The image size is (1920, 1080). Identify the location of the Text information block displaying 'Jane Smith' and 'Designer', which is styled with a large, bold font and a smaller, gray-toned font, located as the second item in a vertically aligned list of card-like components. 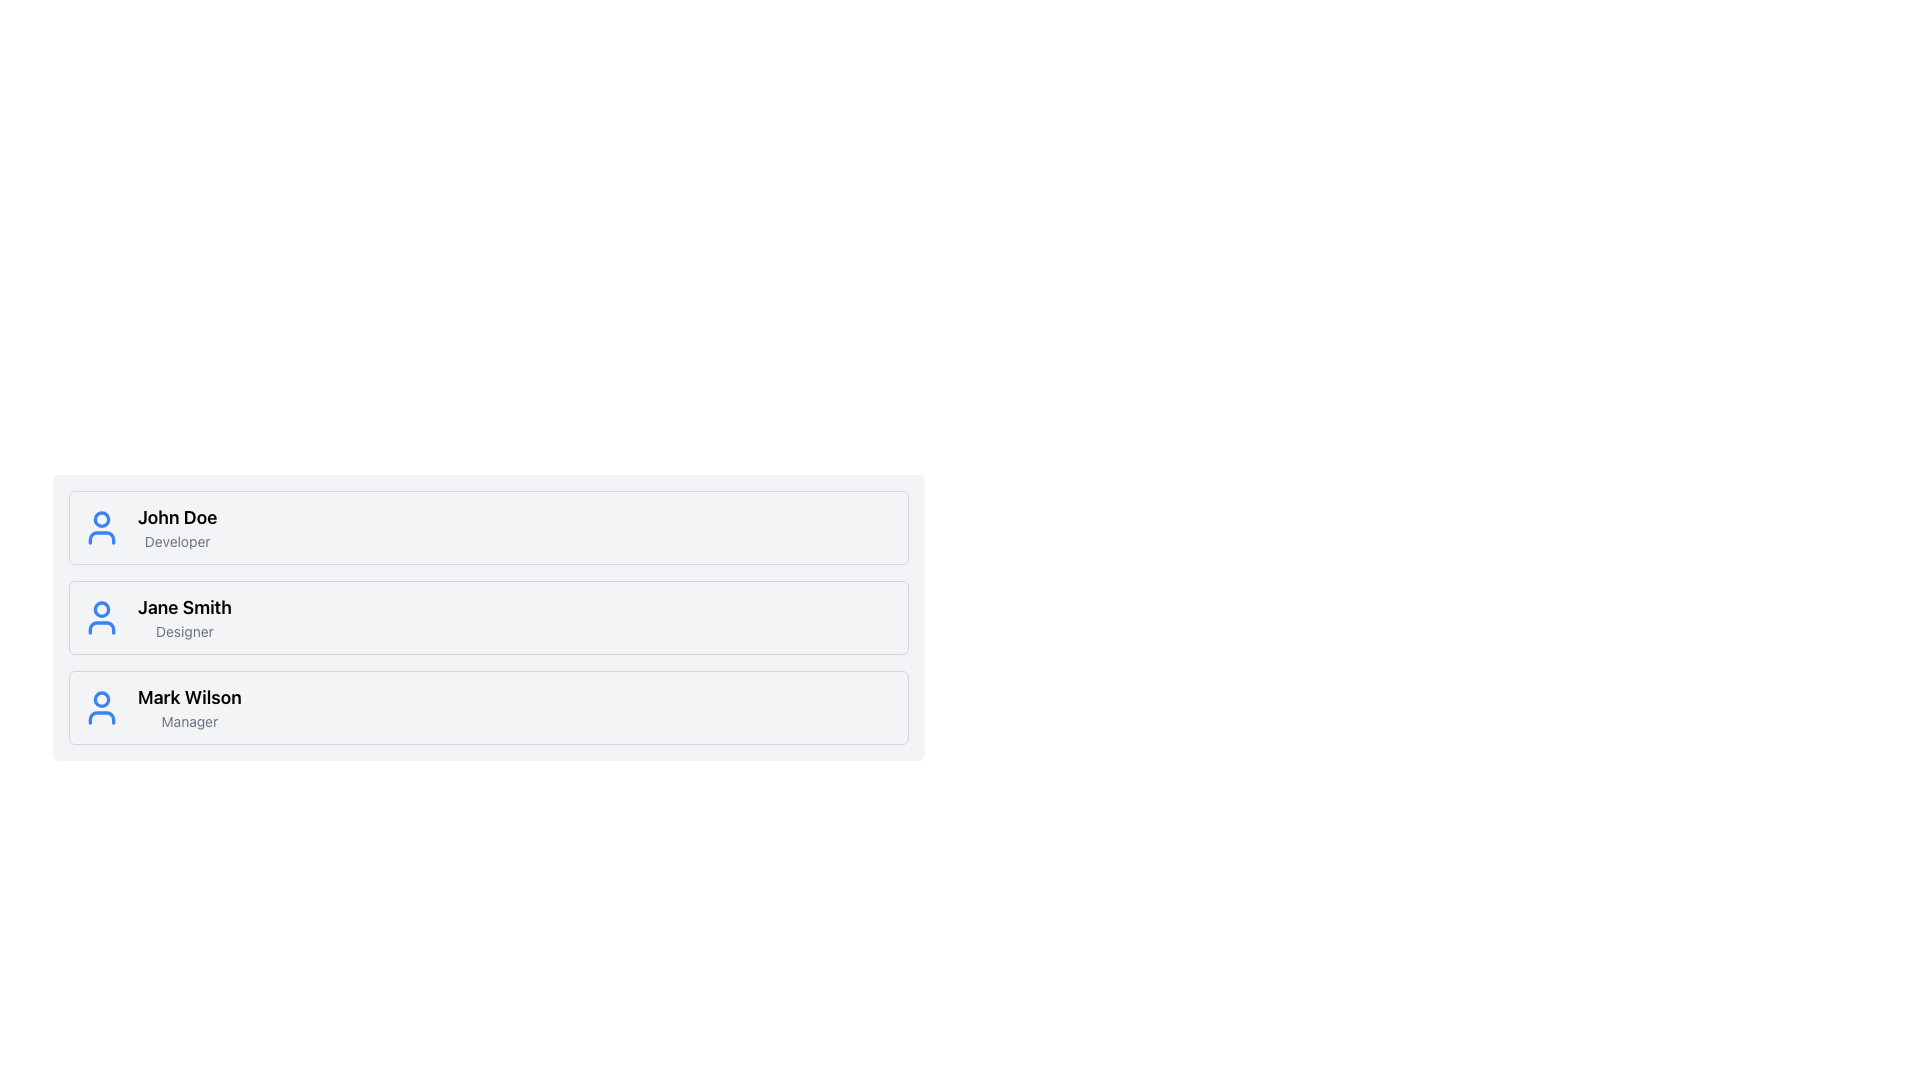
(184, 616).